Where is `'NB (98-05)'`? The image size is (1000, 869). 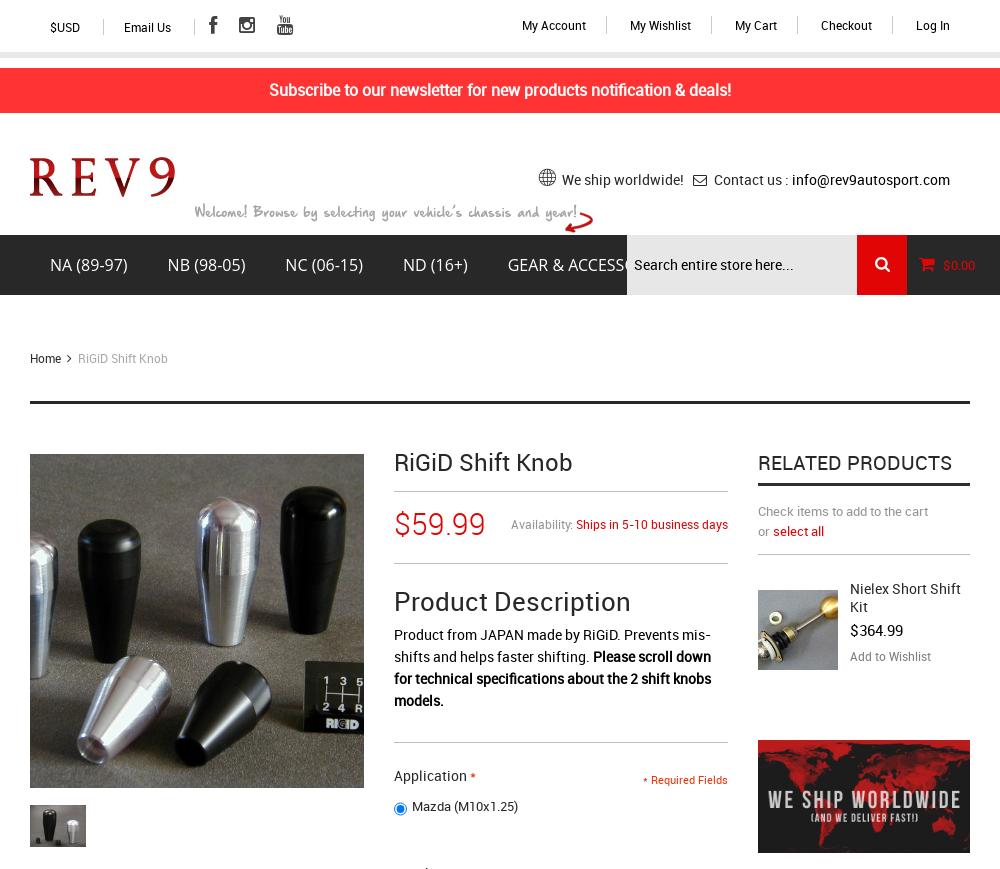 'NB (98-05)' is located at coordinates (205, 263).